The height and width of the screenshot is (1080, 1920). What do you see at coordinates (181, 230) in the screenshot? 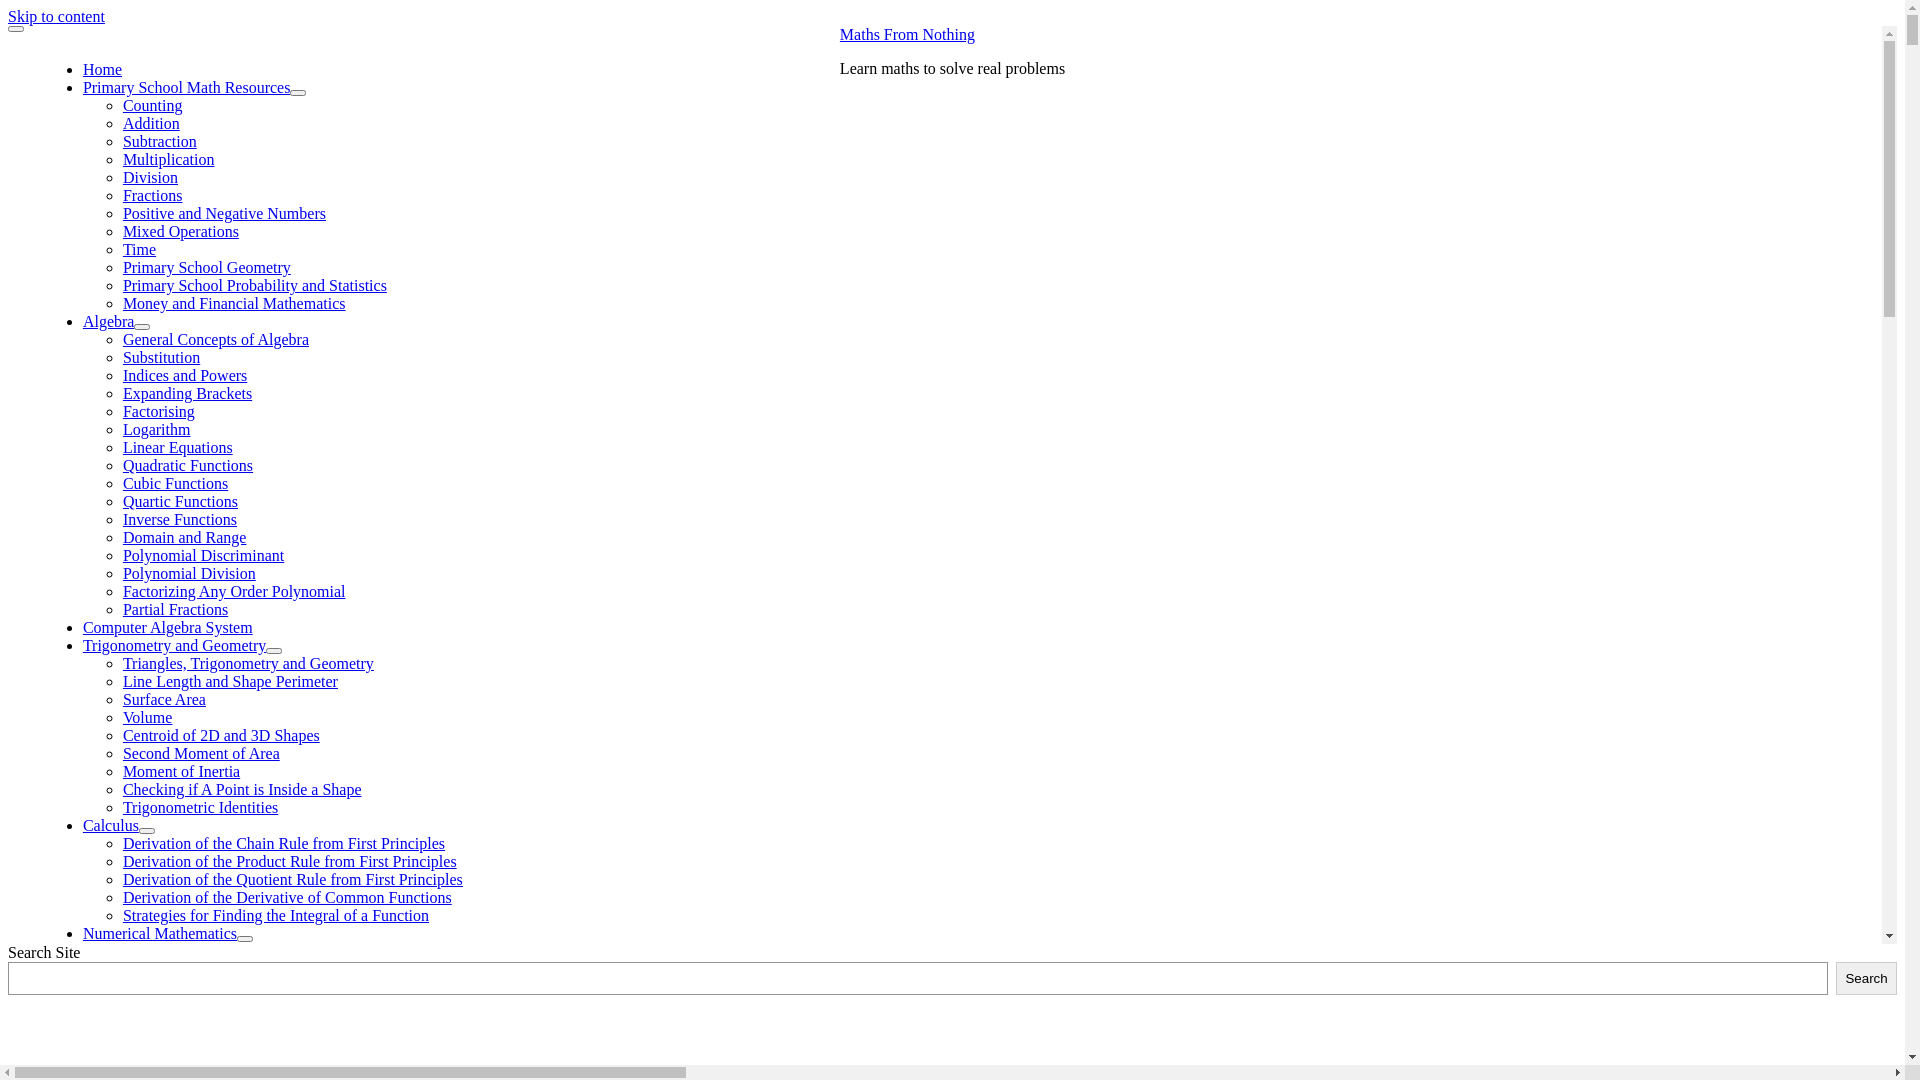
I see `'Mixed Operations'` at bounding box center [181, 230].